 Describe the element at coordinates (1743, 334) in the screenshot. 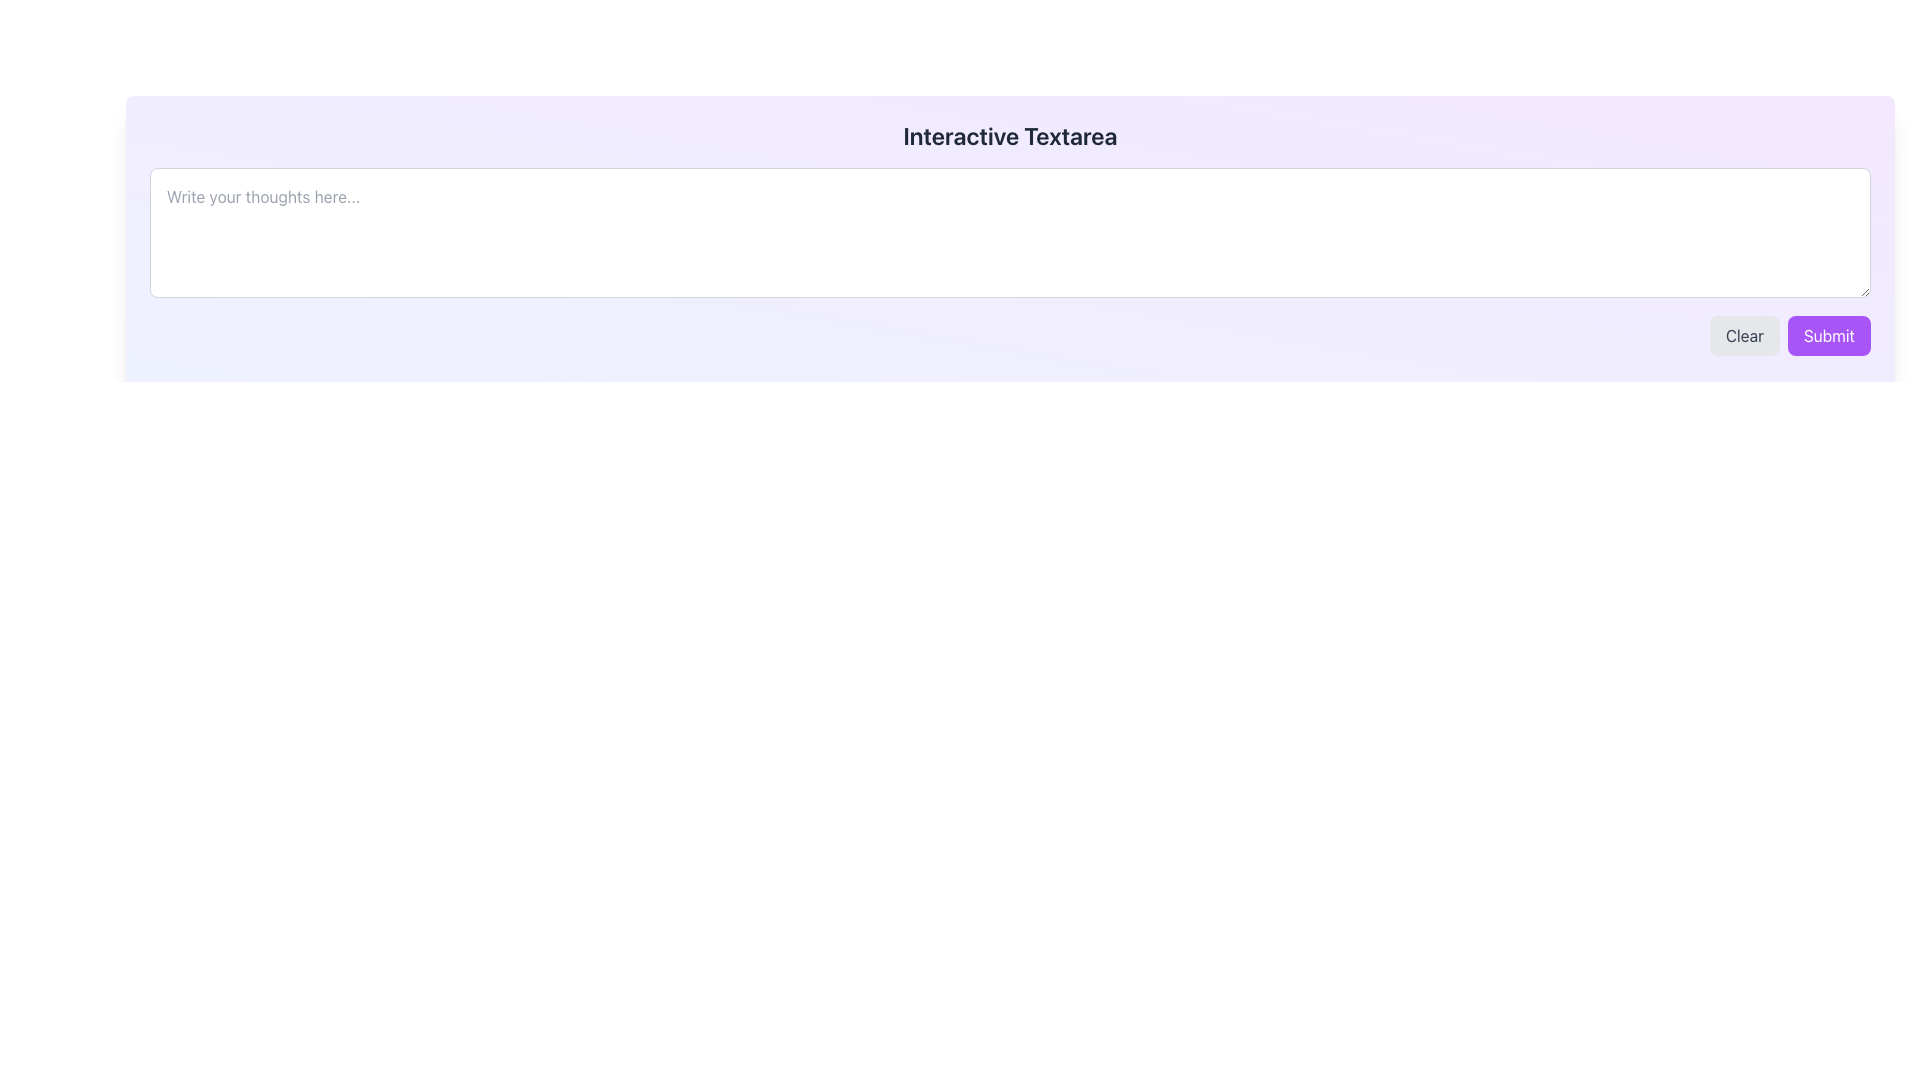

I see `the 'Clear' button, which is a rectangular button with a light gray background and dark gray text, located at the bottom-right corner of the interface` at that location.